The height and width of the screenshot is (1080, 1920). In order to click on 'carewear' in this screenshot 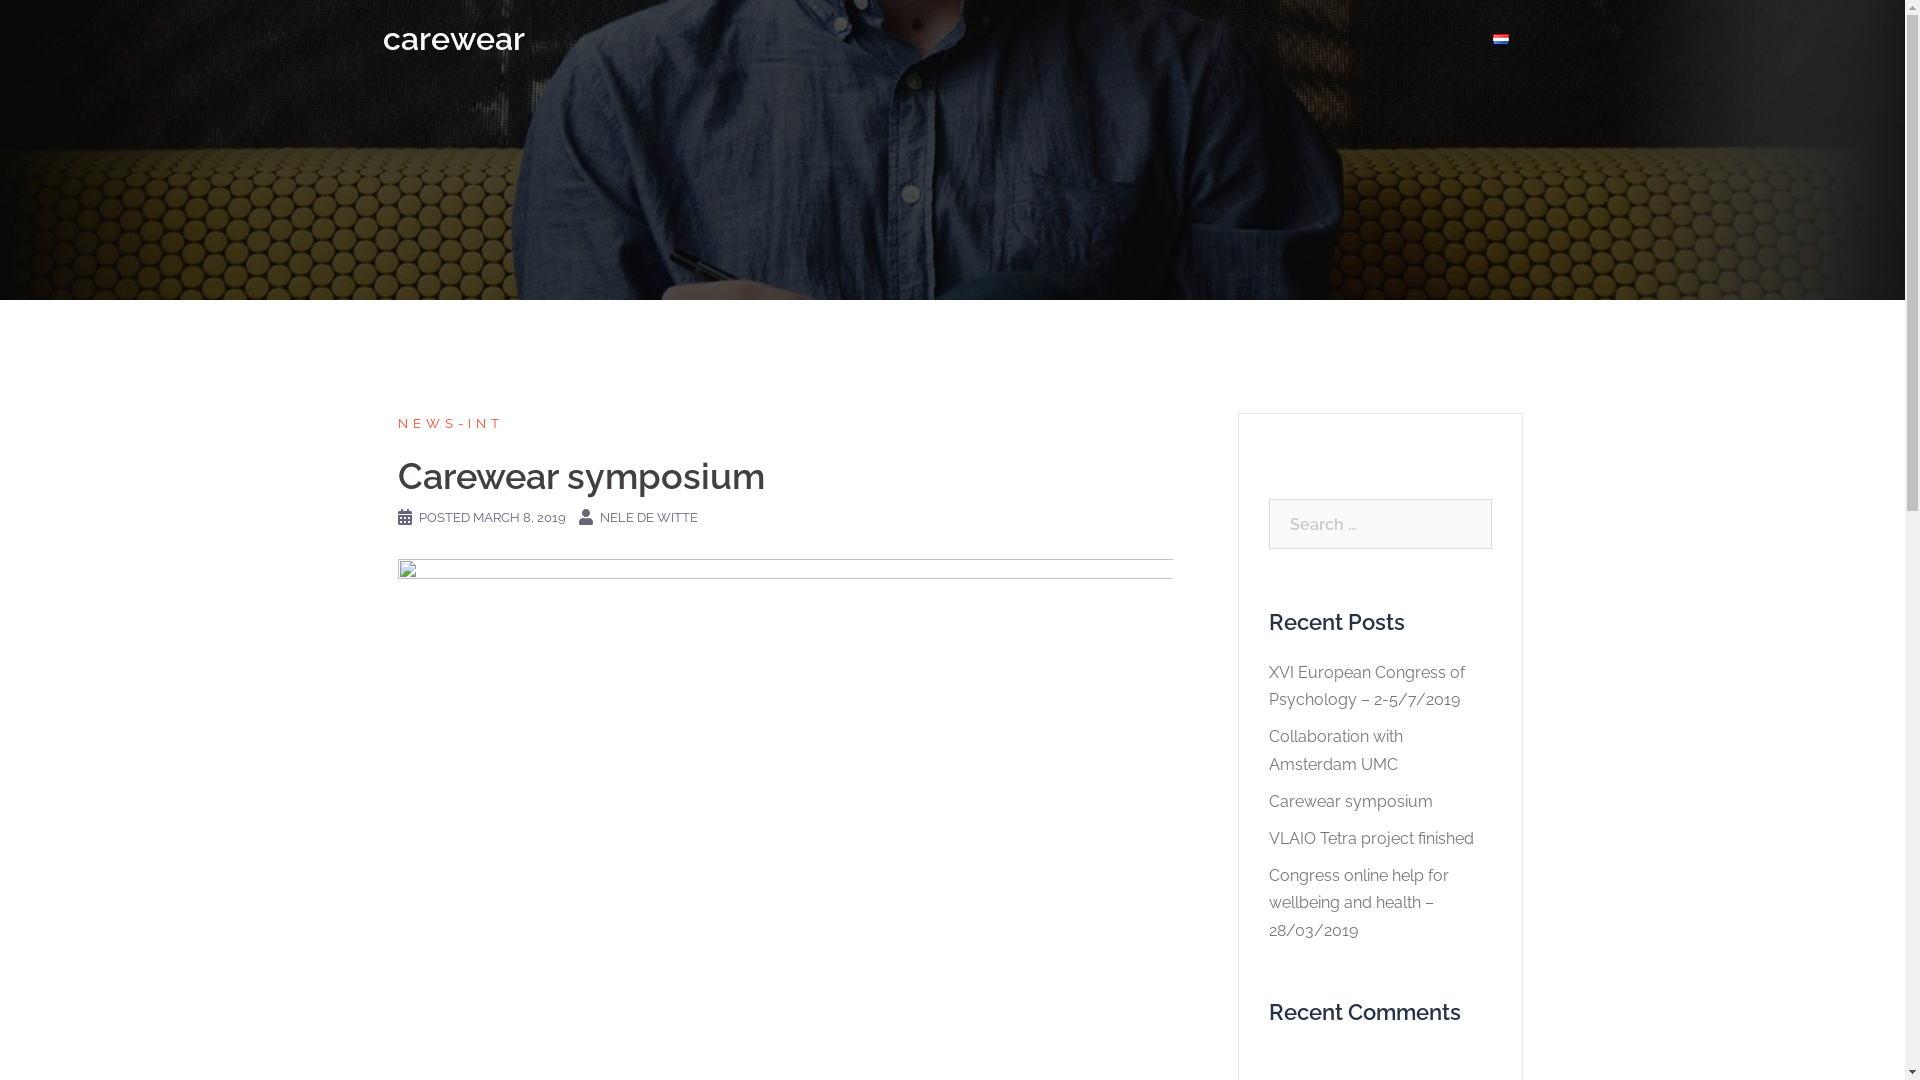, I will do `click(451, 38)`.